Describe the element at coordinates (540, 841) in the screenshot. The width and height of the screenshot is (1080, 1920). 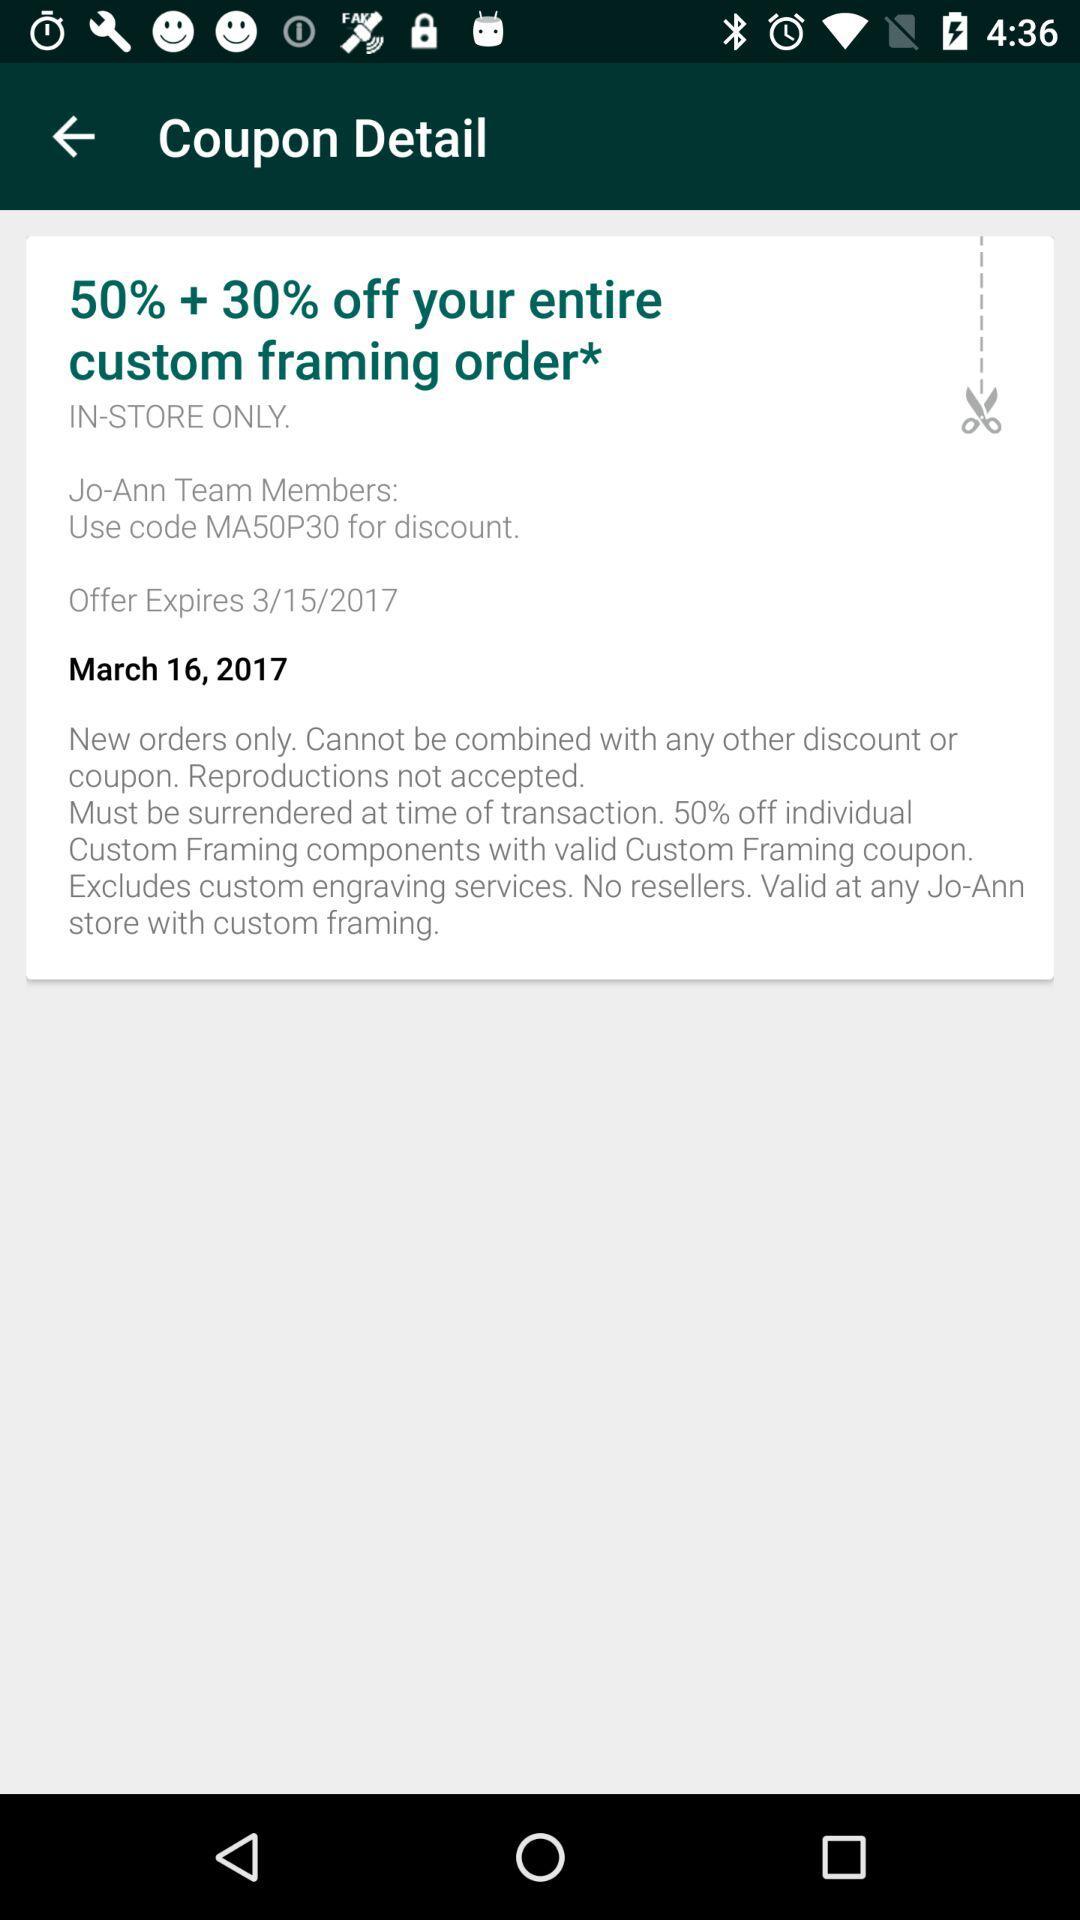
I see `icon at the center` at that location.